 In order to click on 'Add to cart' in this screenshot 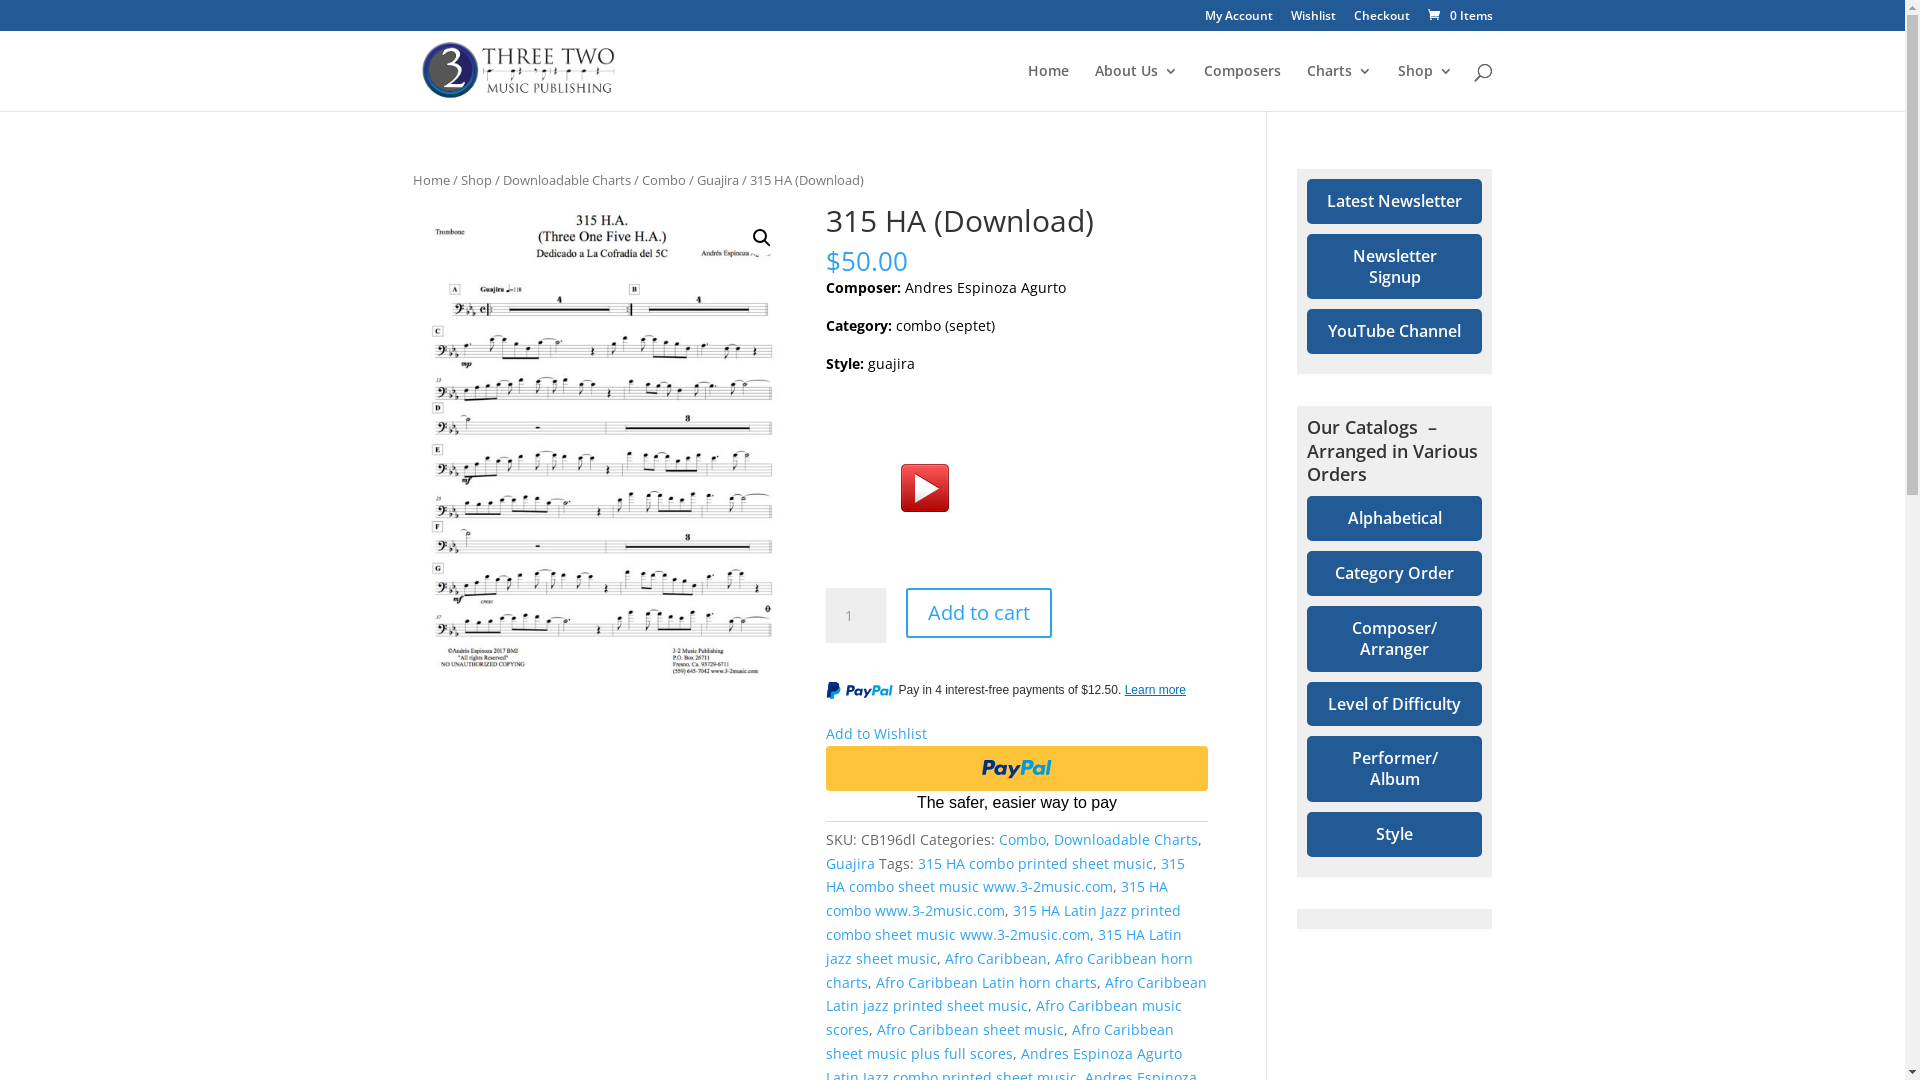, I will do `click(979, 612)`.